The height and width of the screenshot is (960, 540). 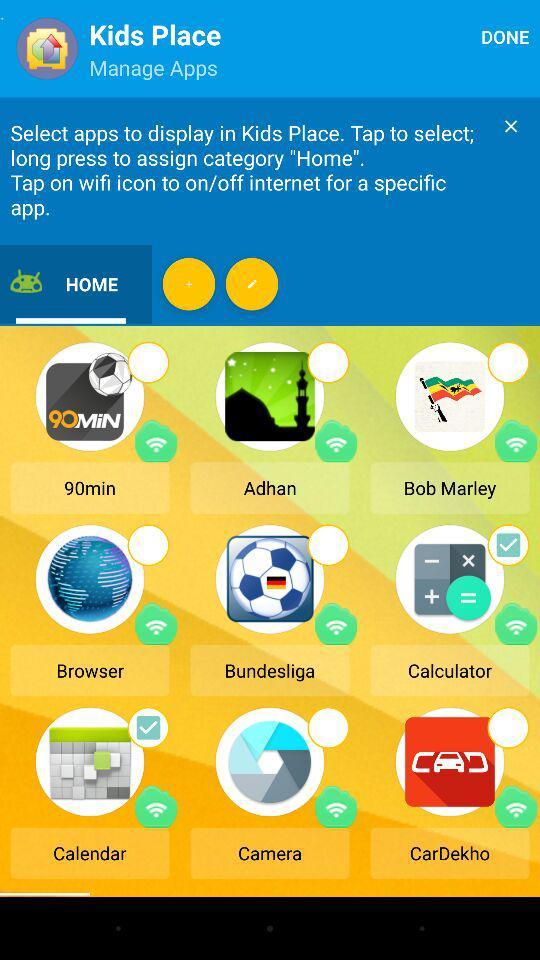 What do you see at coordinates (516, 806) in the screenshot?
I see `connect to wifi` at bounding box center [516, 806].